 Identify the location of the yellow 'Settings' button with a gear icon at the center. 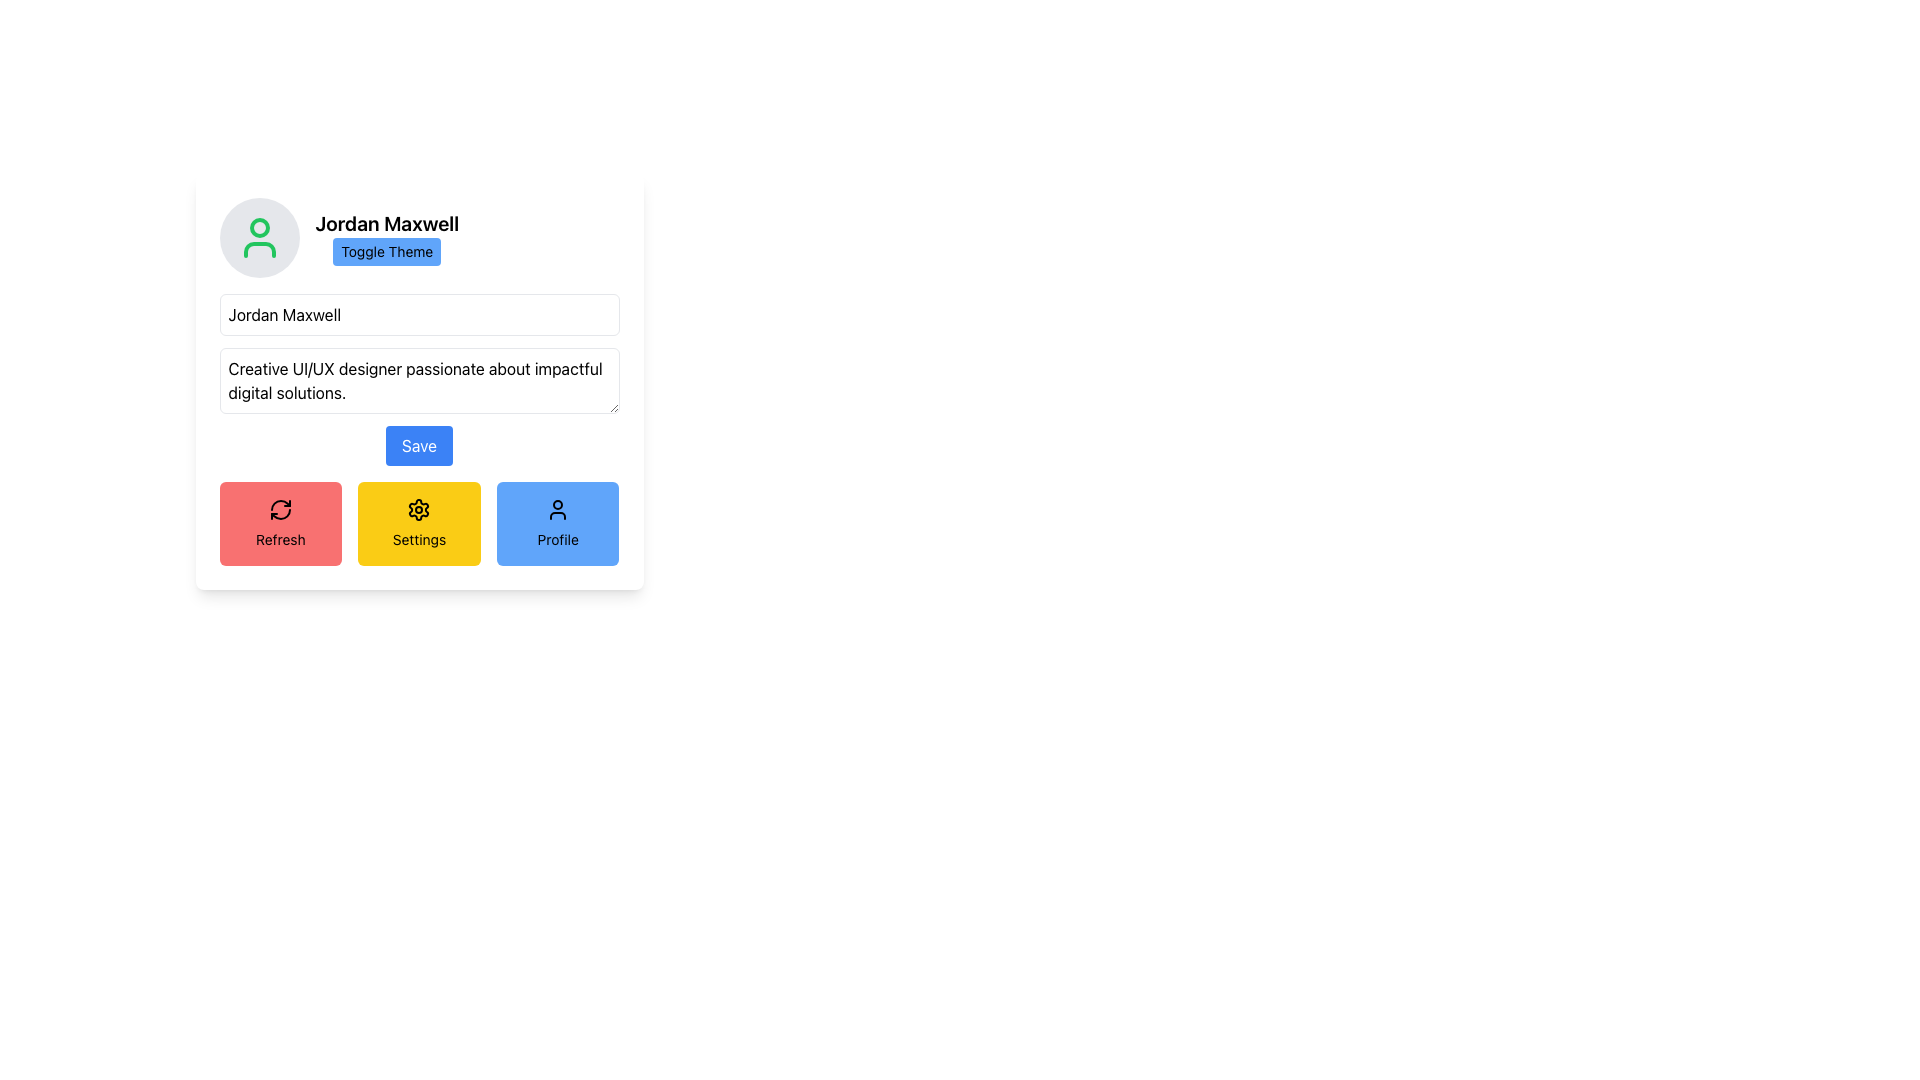
(418, 523).